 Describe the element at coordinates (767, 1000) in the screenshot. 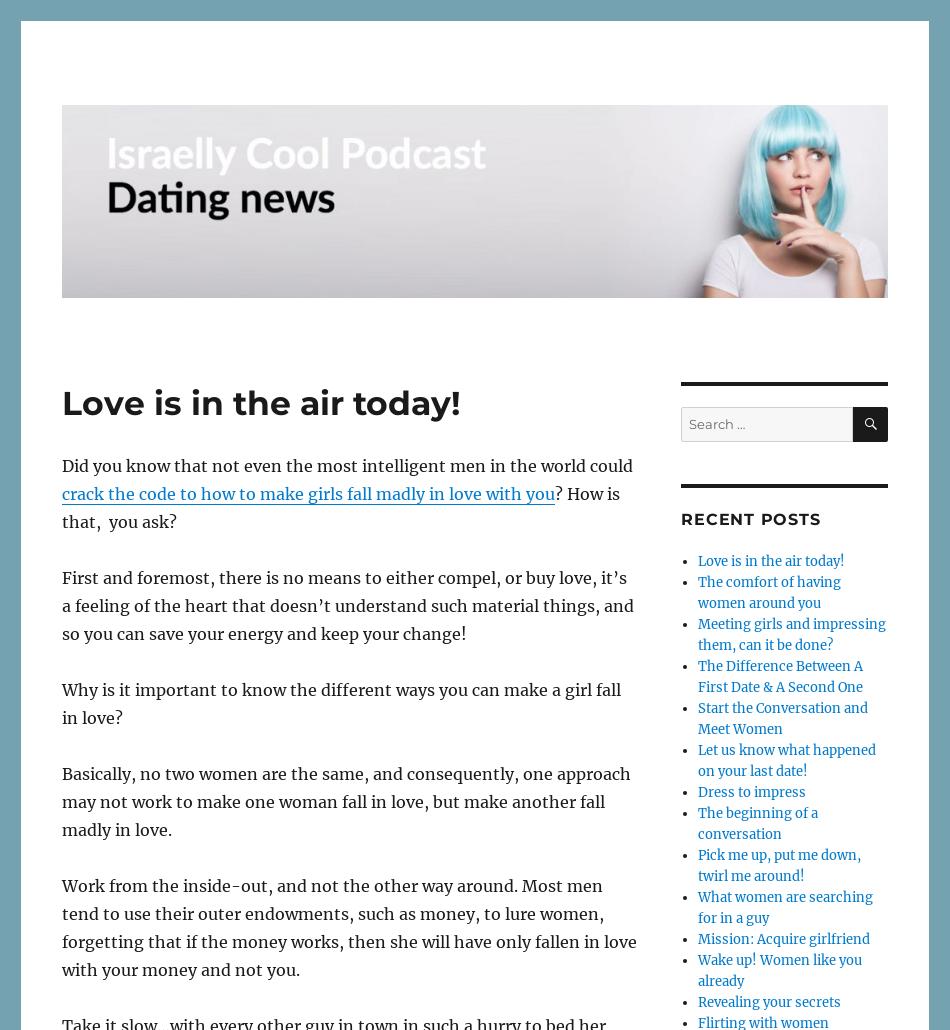

I see `'Revealing your secrets'` at that location.